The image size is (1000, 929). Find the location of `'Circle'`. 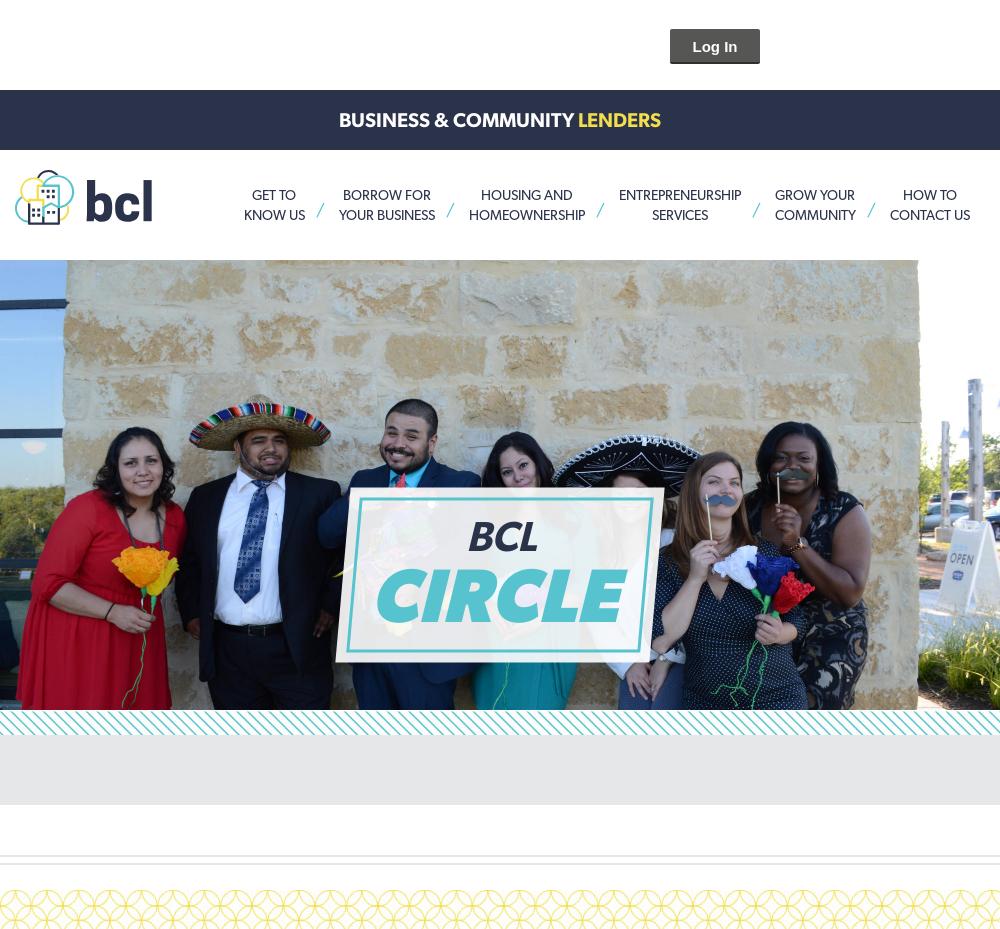

'Circle' is located at coordinates (369, 593).